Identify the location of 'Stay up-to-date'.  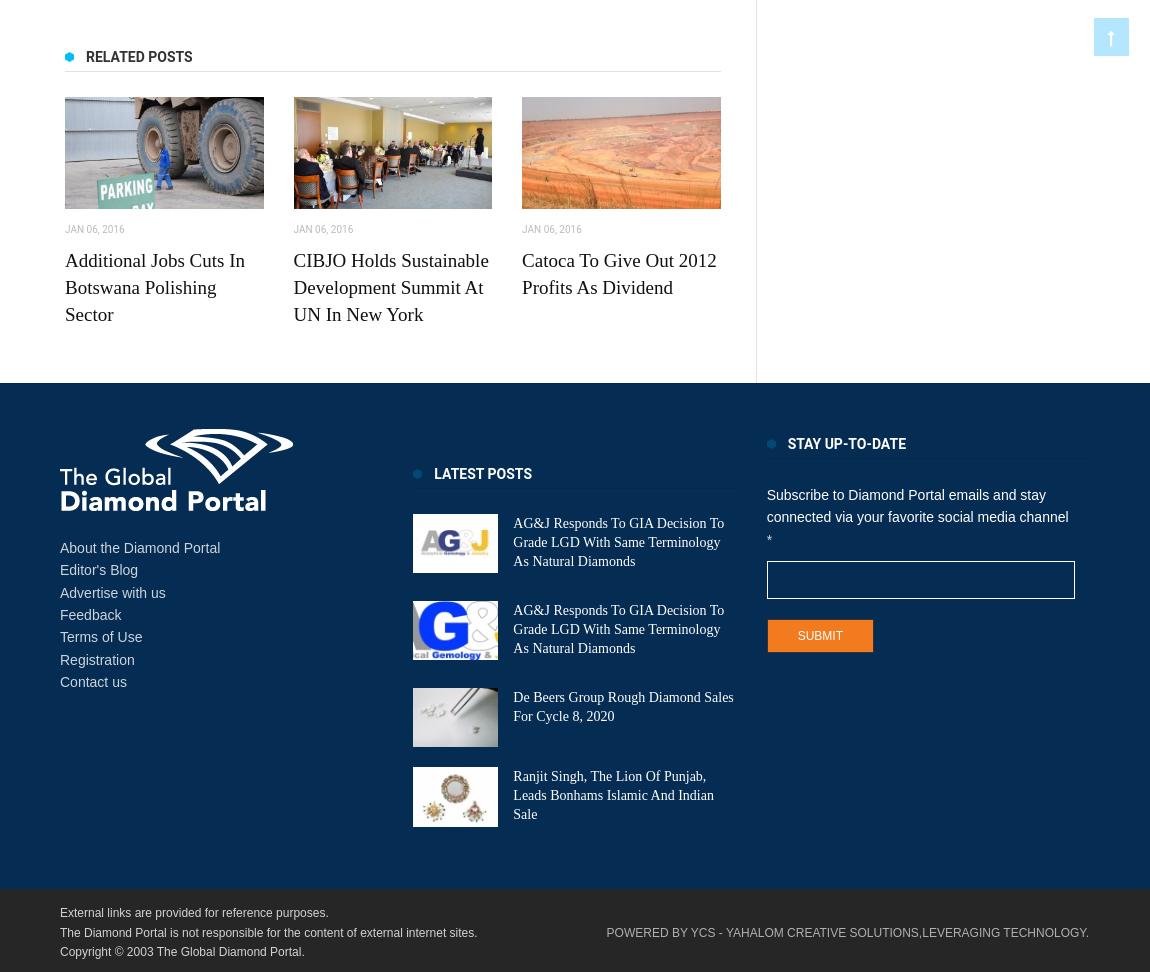
(845, 442).